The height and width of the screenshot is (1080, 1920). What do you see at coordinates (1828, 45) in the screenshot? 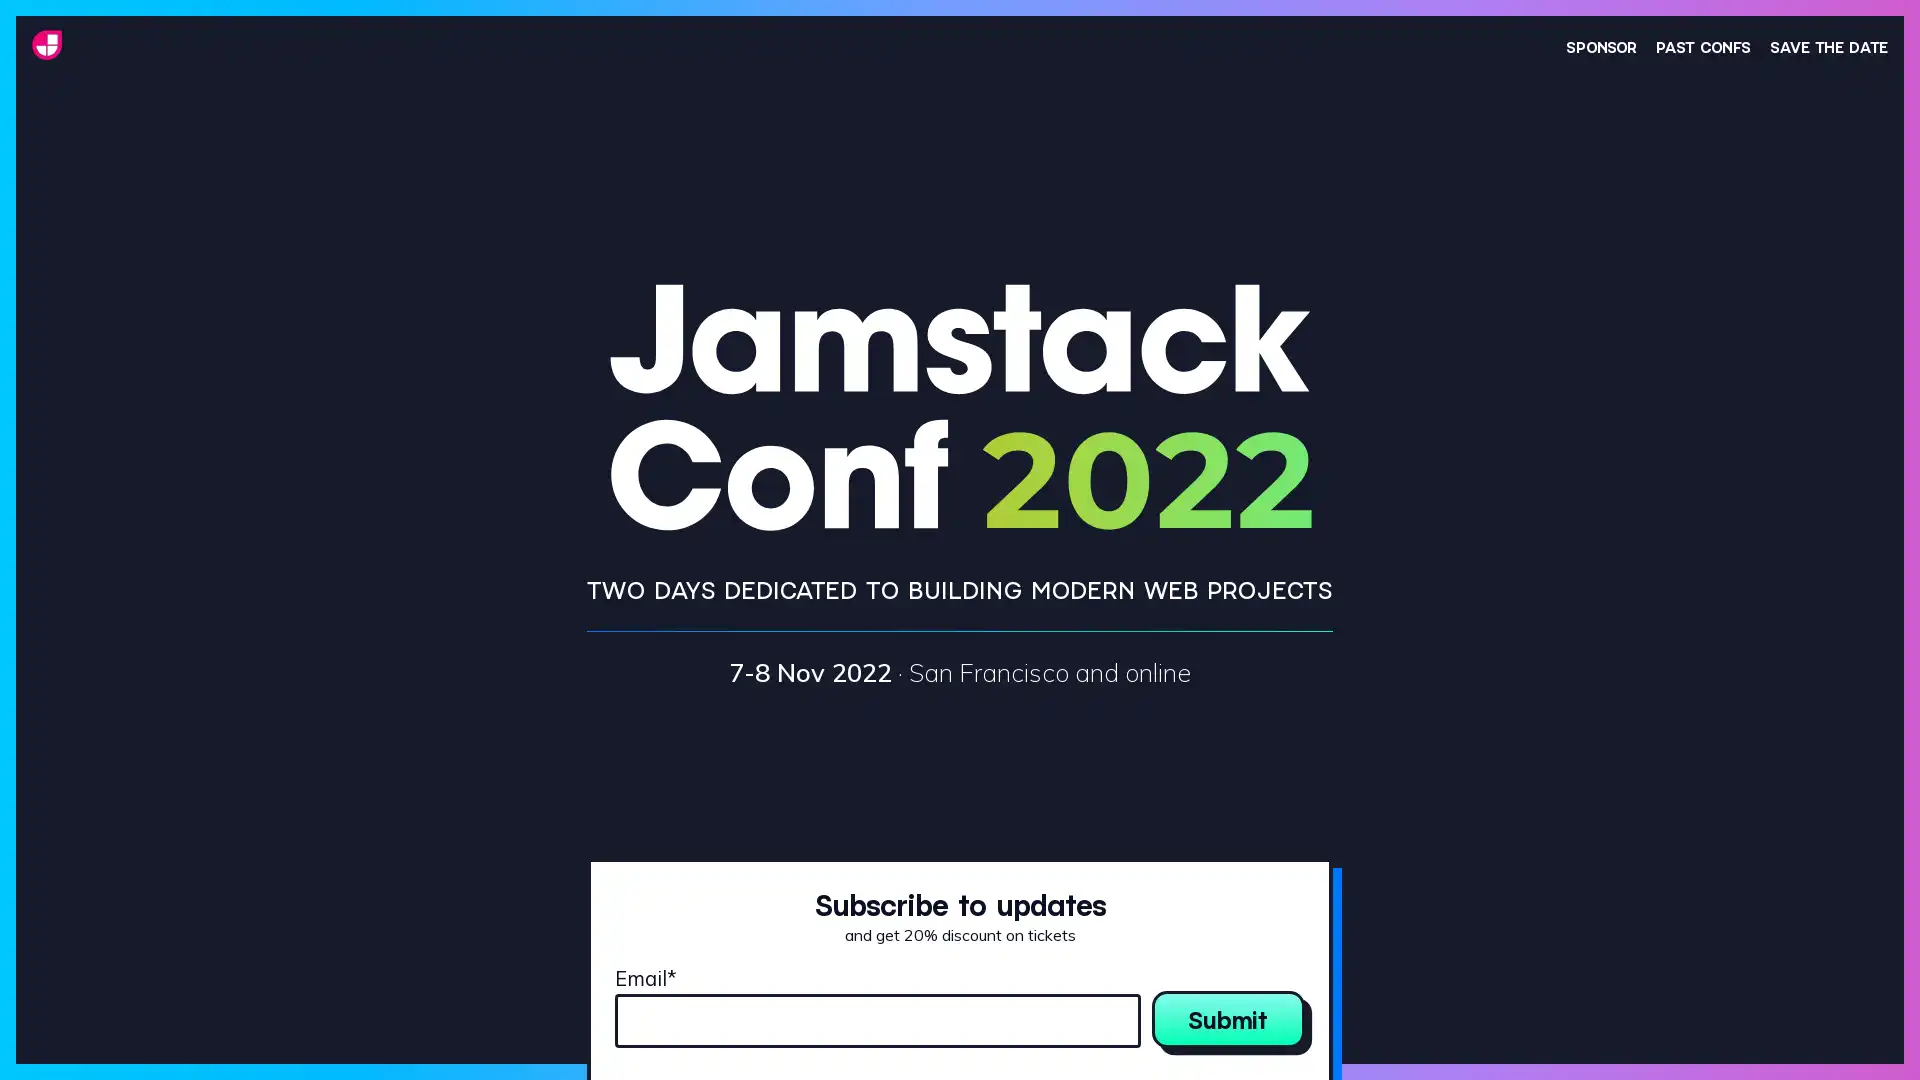
I see `SAVE THE DATE` at bounding box center [1828, 45].